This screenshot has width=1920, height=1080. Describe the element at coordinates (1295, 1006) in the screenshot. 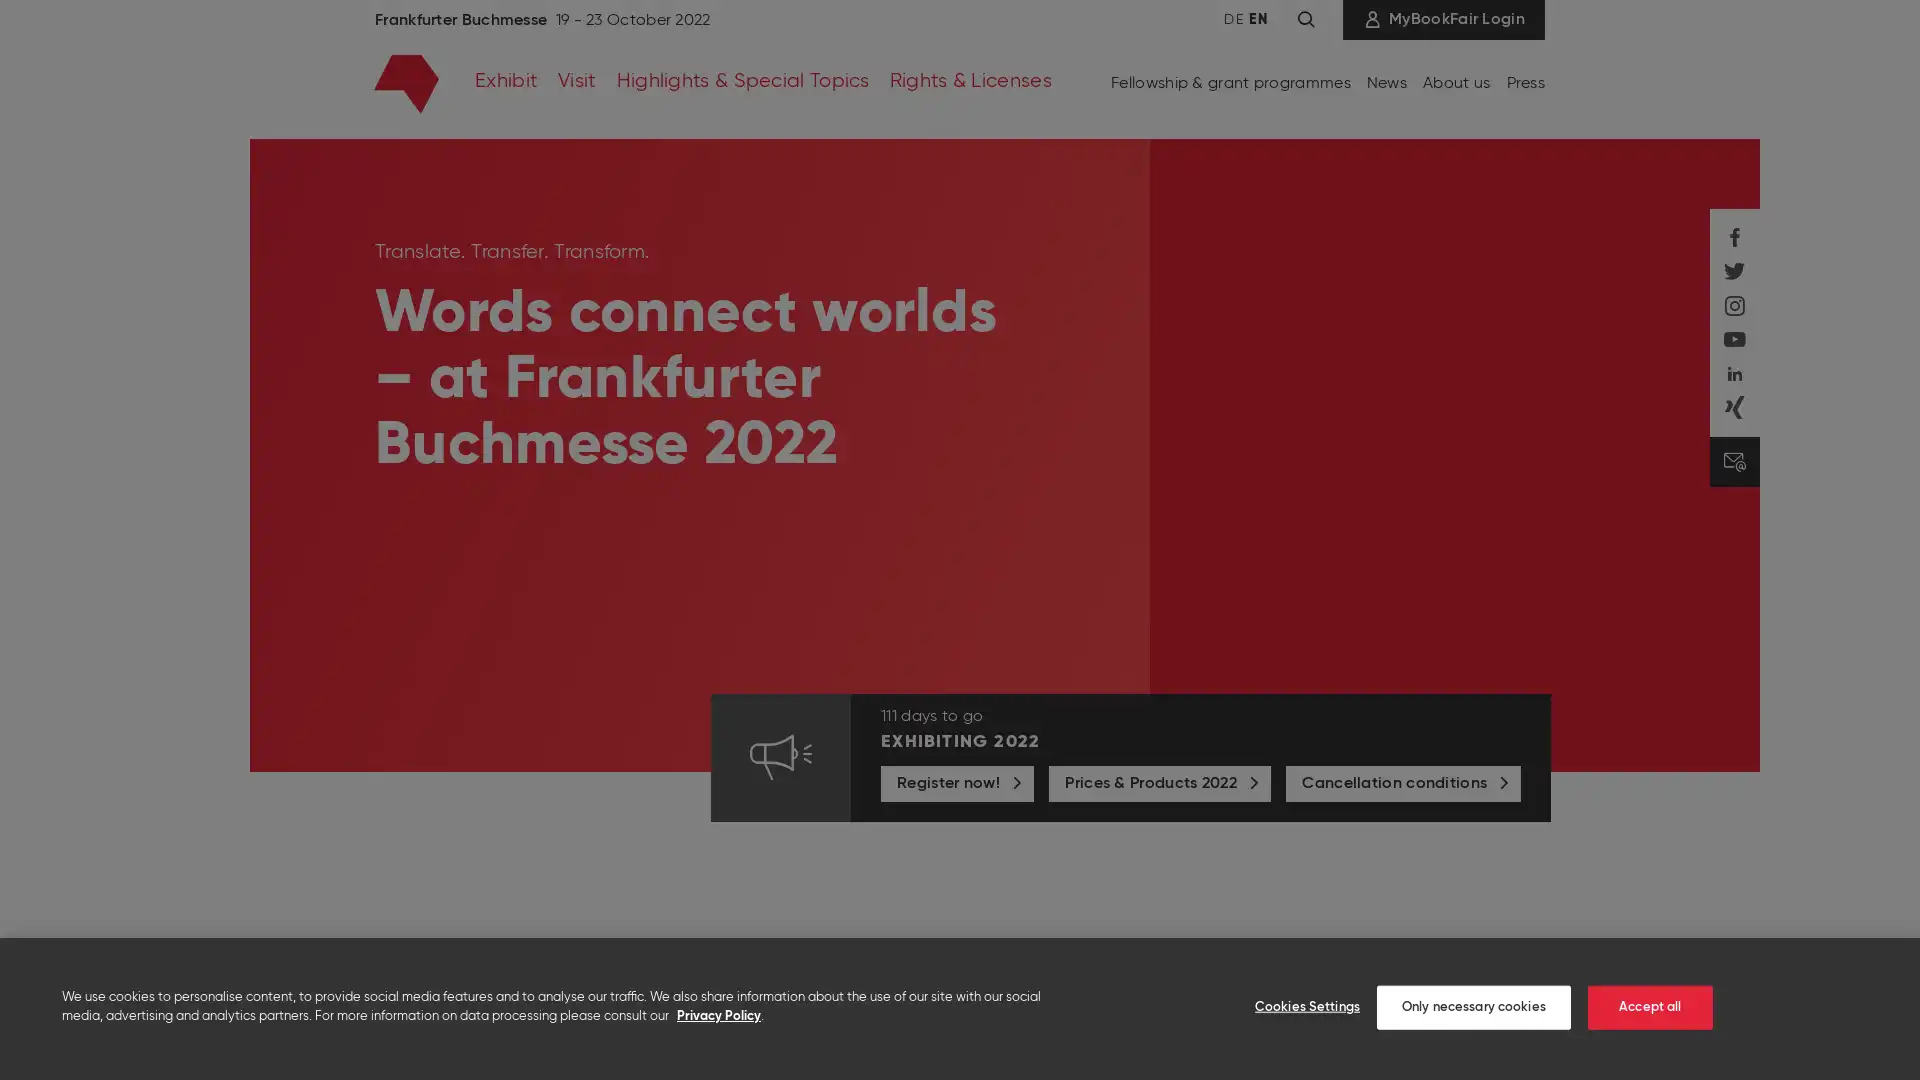

I see `Cookies Settings` at that location.